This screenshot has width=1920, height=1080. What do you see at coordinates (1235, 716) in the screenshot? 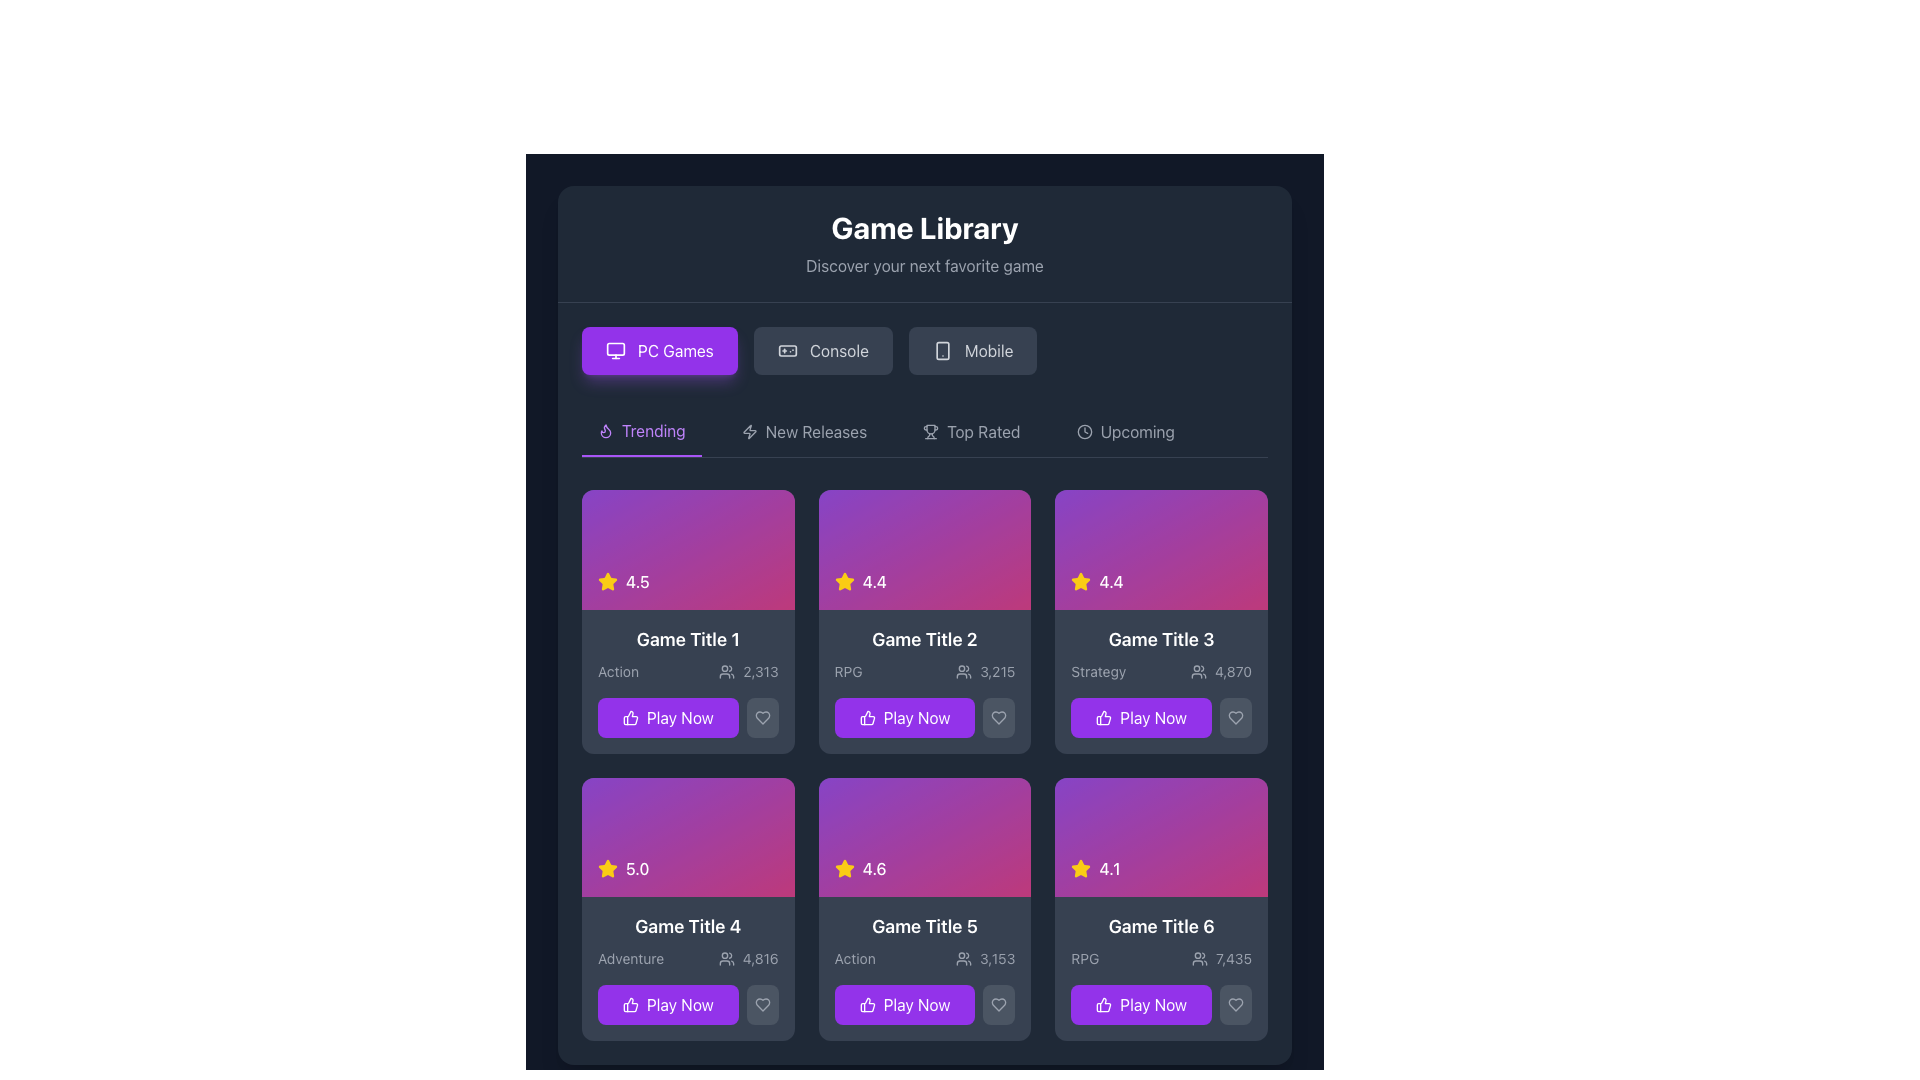
I see `the circular button with a gray background and an outlined heart icon located in the bottom-right corner of the card for 'Game Title 3' to change its style` at bounding box center [1235, 716].